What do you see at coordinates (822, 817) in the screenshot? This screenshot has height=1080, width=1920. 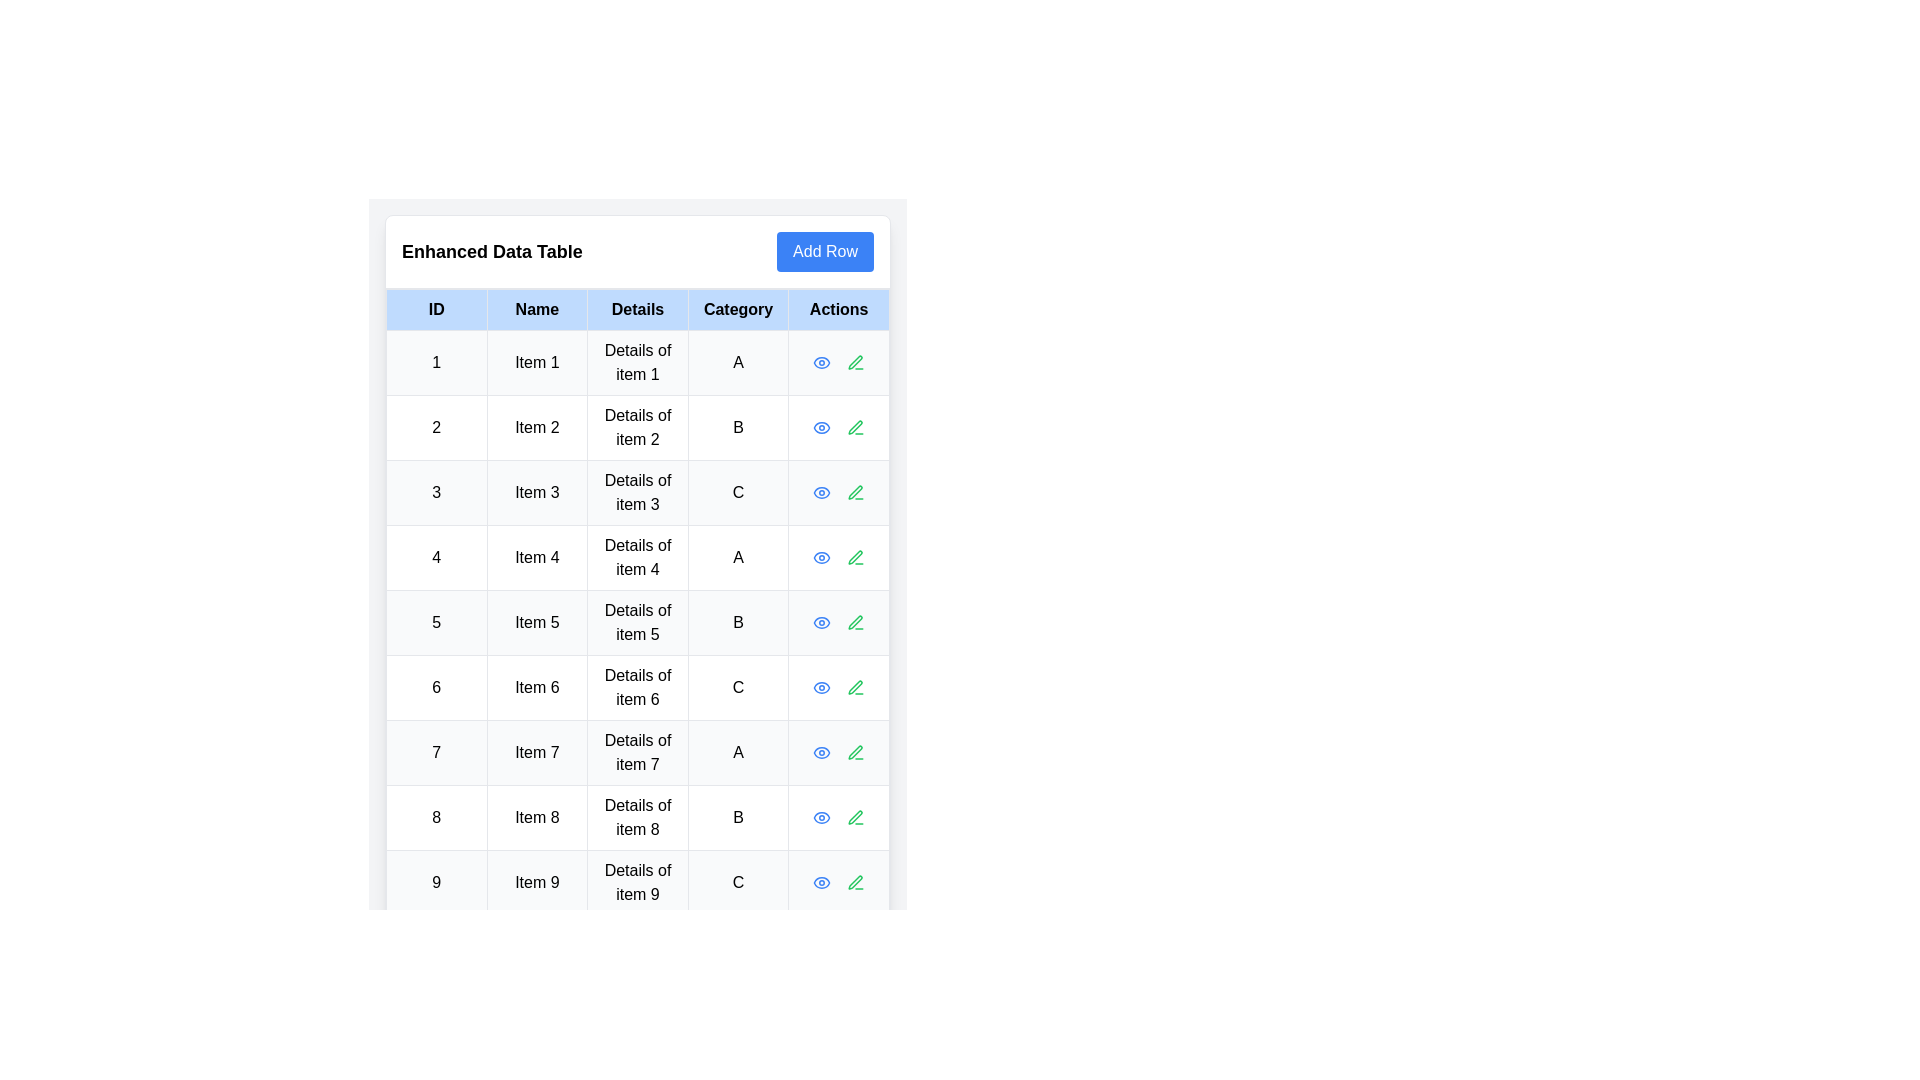 I see `the eye icon in the 'Actions' column of the eighth row of the data table` at bounding box center [822, 817].